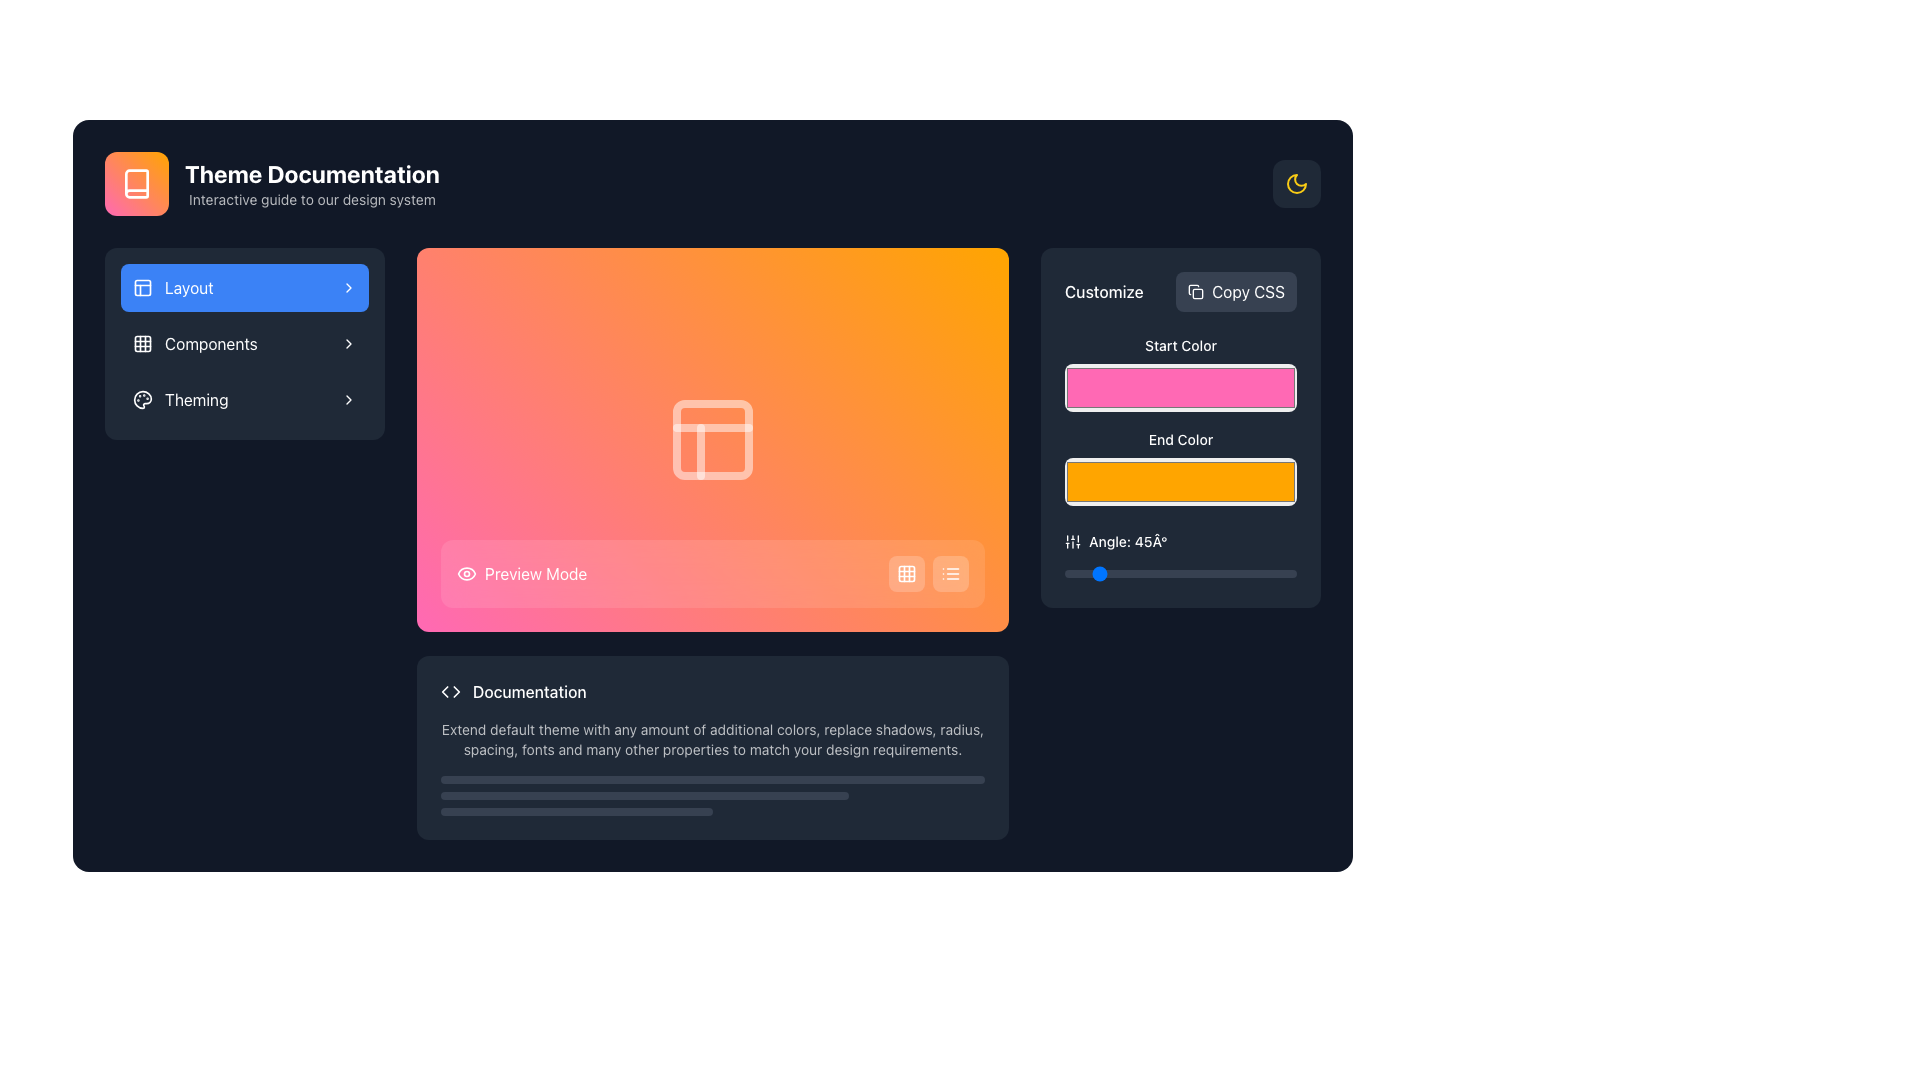 The image size is (1920, 1080). What do you see at coordinates (1235, 292) in the screenshot?
I see `the 'Copy CSS' button located in the top-right corner of the 'Customize' section, adjacent to the label text 'Customize' to trigger hover effects` at bounding box center [1235, 292].